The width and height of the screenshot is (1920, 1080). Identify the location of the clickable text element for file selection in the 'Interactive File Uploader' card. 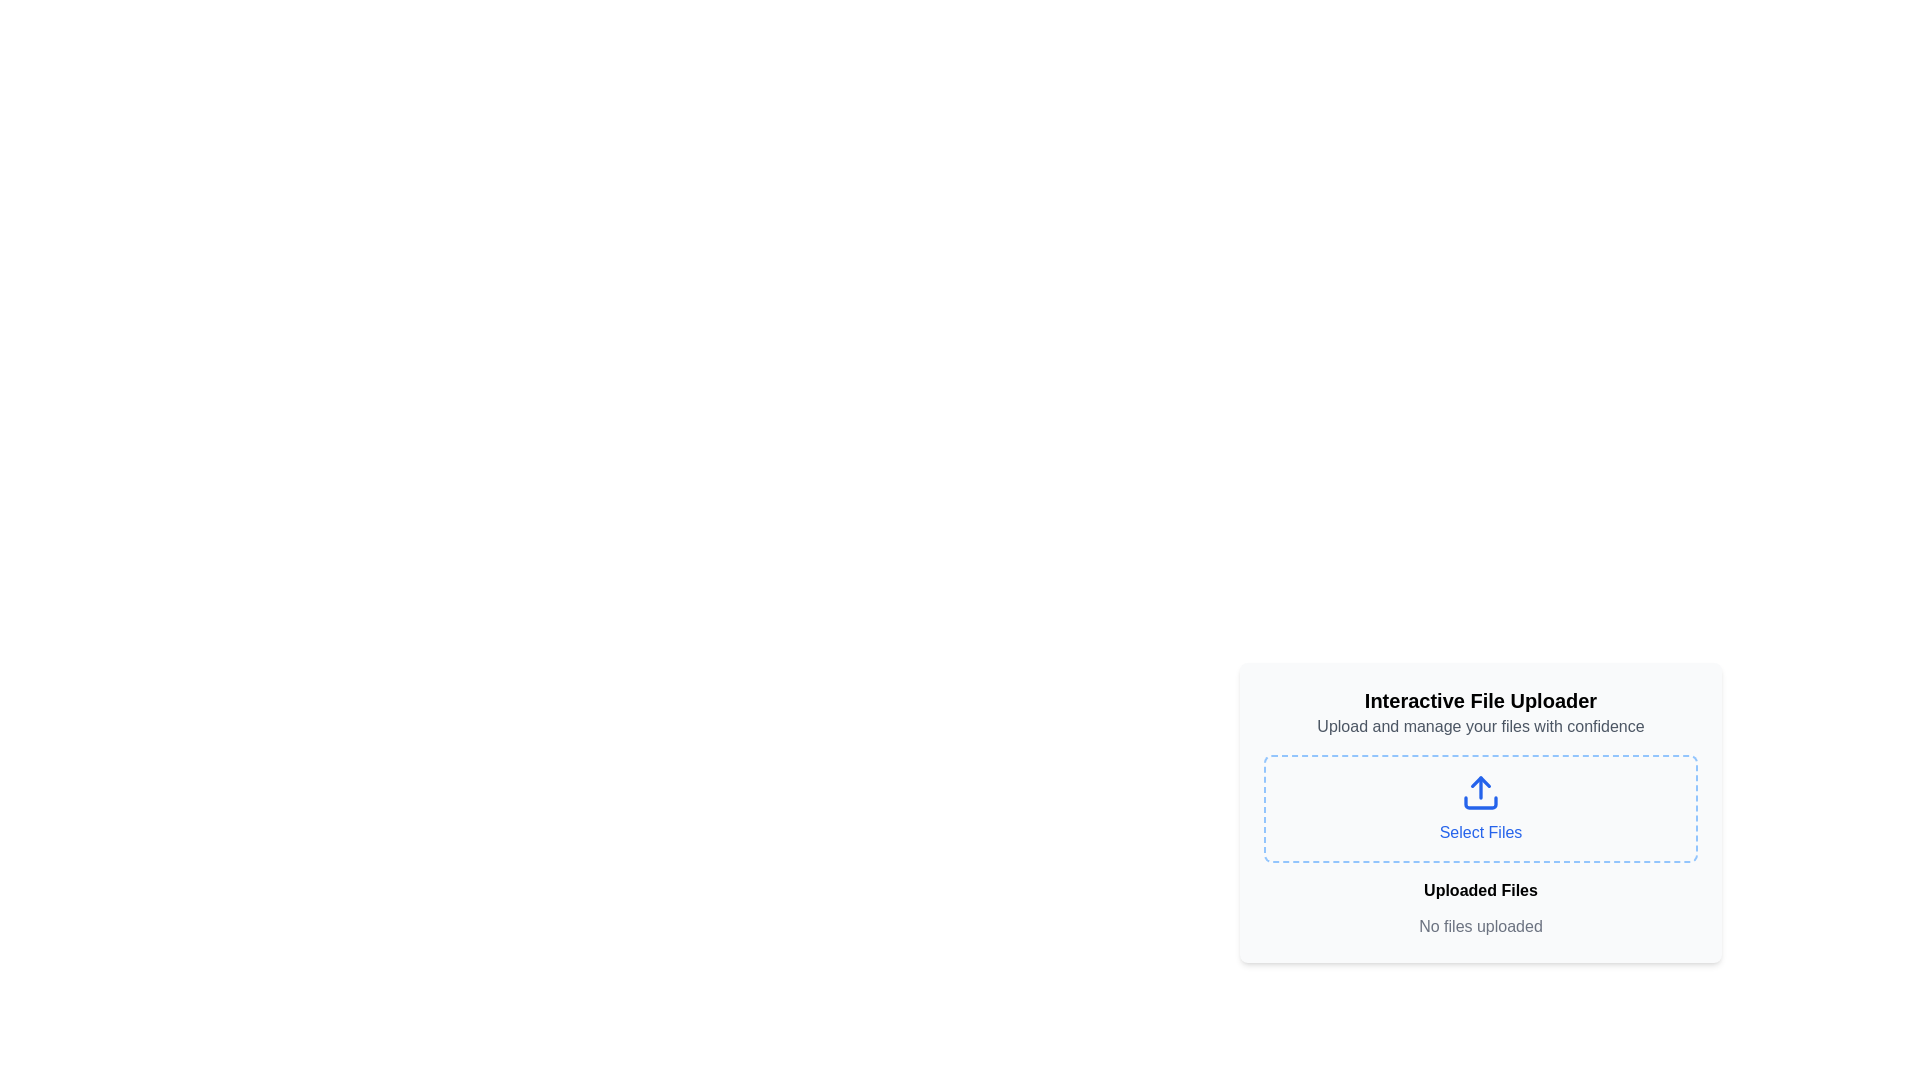
(1481, 805).